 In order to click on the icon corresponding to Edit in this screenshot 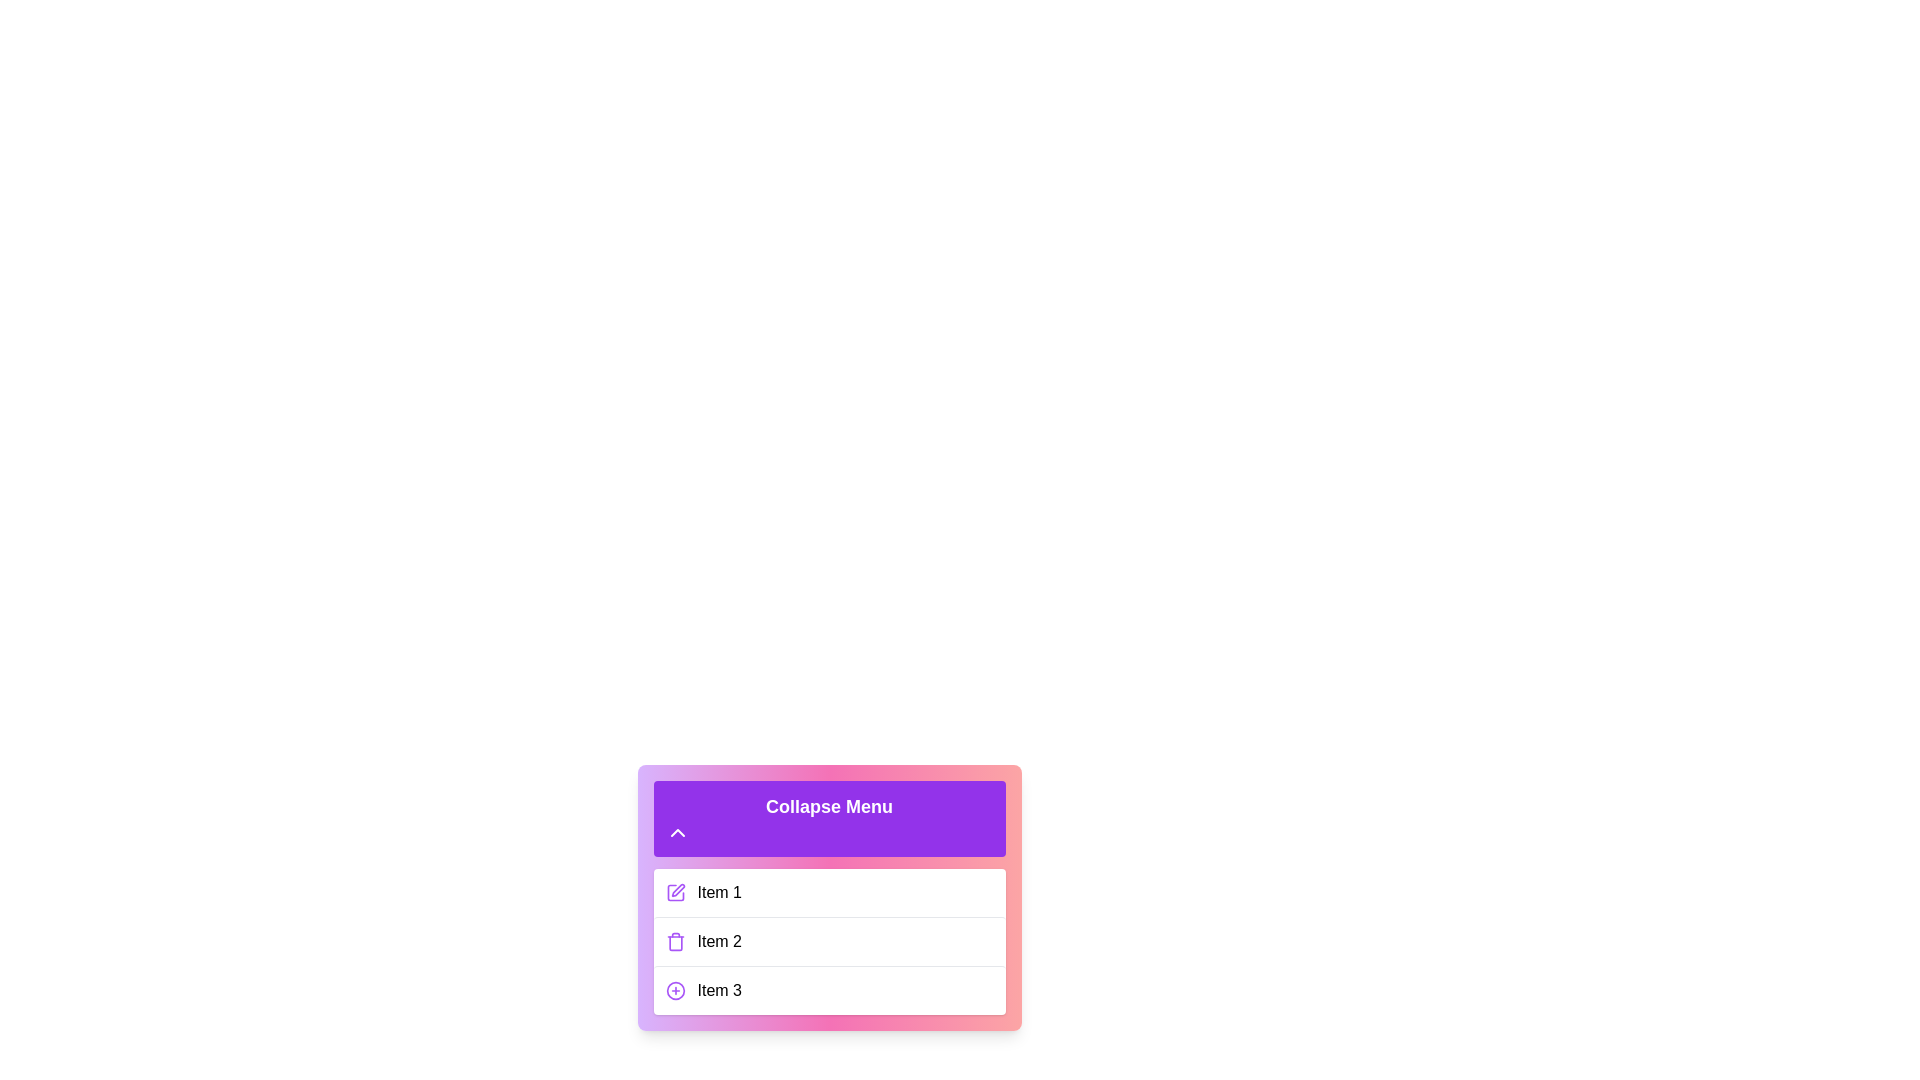, I will do `click(675, 892)`.